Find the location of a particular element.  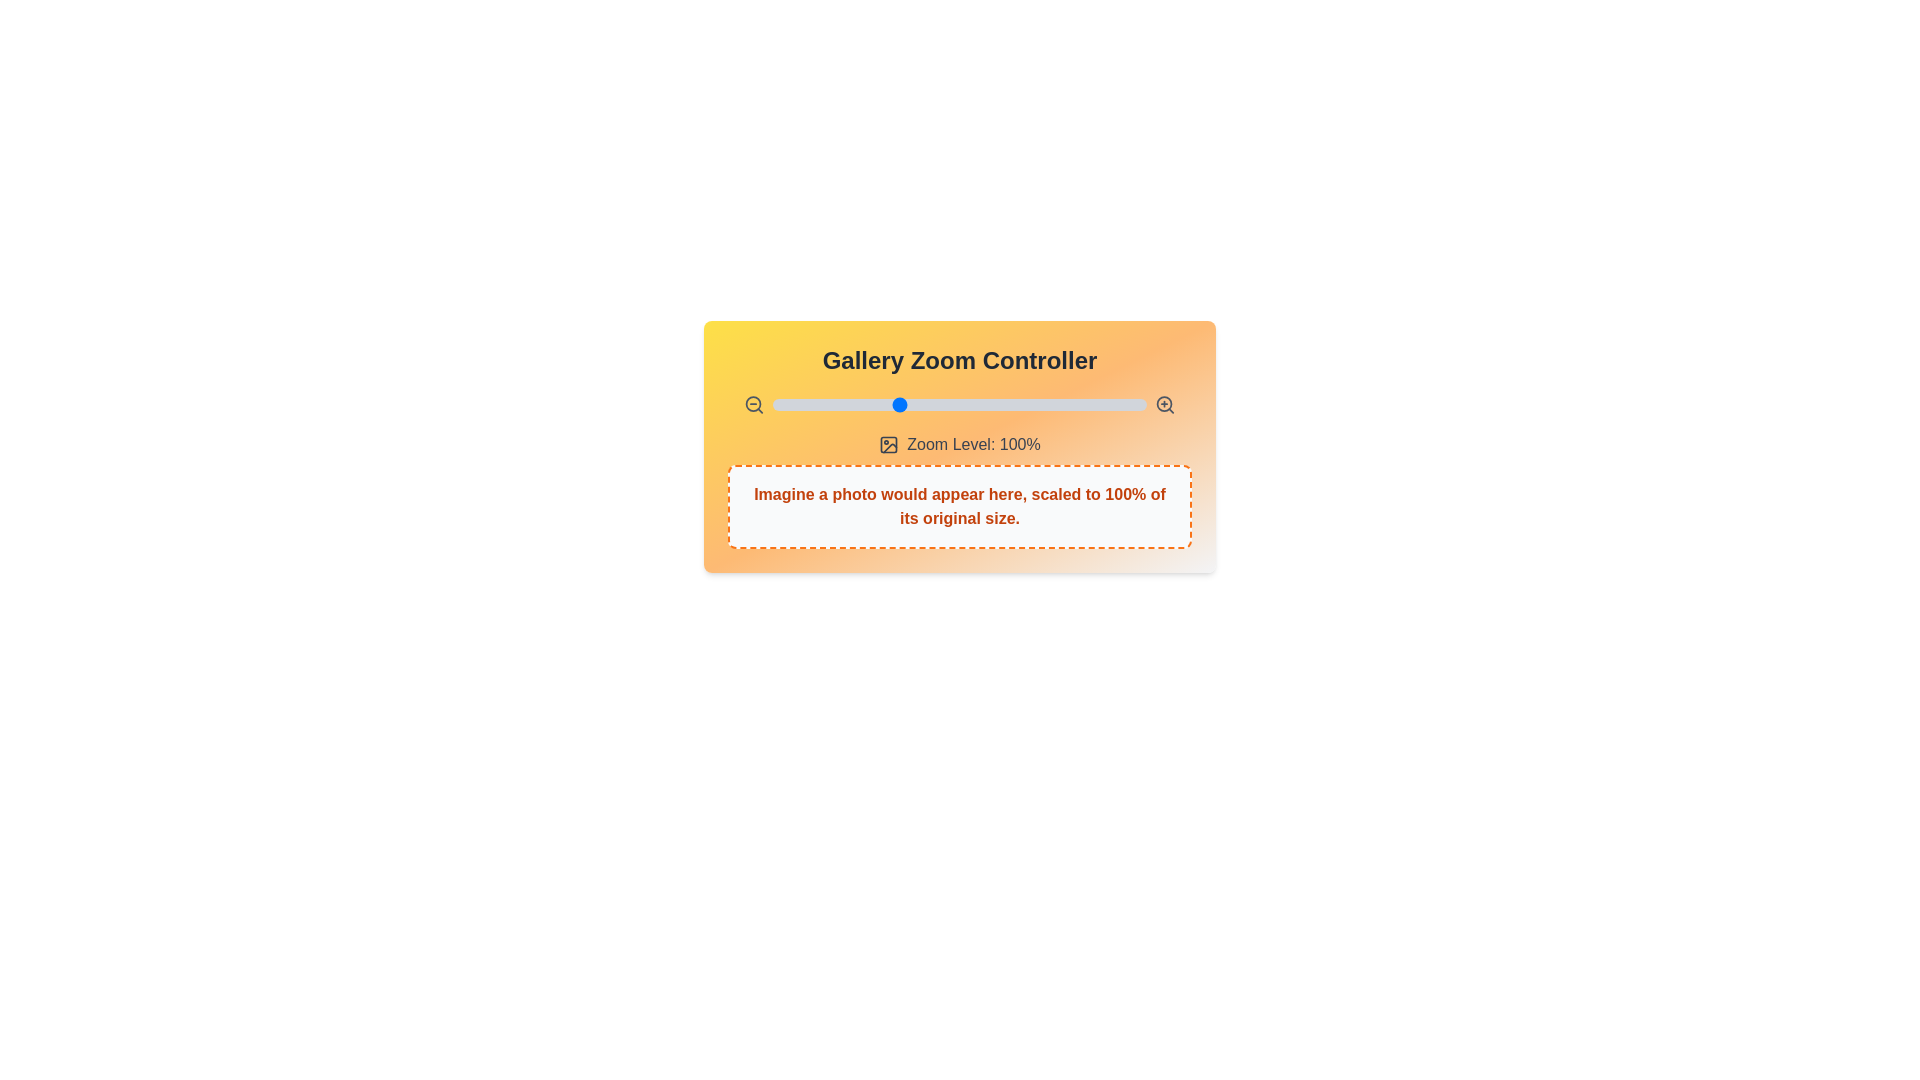

the zoom level to 180% by interacting with the slider is located at coordinates (1096, 405).